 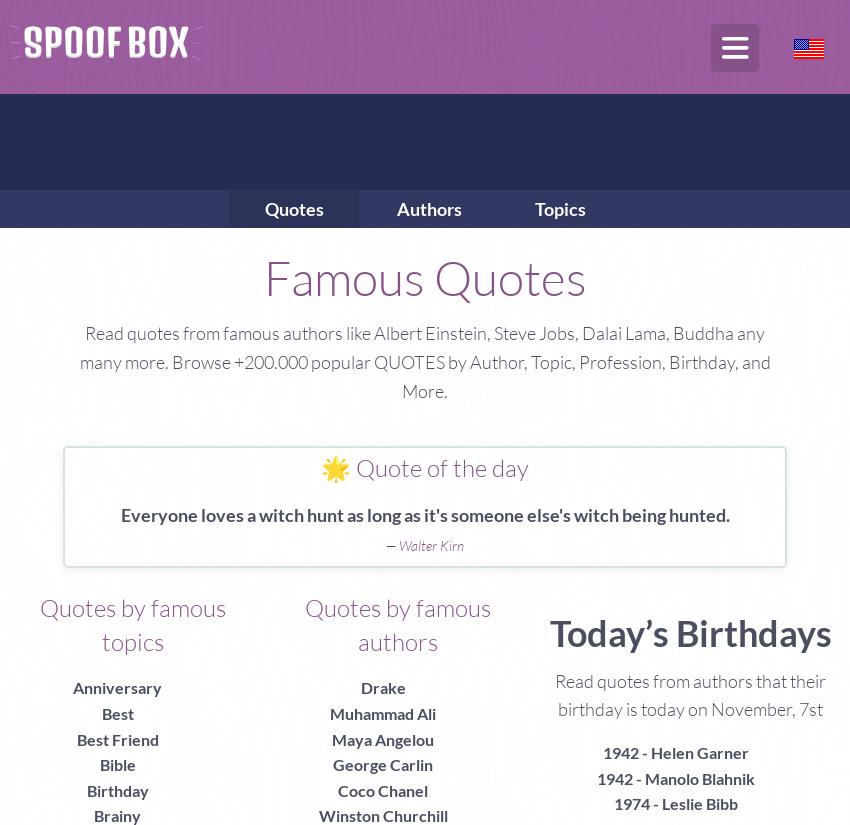 What do you see at coordinates (698, 803) in the screenshot?
I see `'Leslie Bibb'` at bounding box center [698, 803].